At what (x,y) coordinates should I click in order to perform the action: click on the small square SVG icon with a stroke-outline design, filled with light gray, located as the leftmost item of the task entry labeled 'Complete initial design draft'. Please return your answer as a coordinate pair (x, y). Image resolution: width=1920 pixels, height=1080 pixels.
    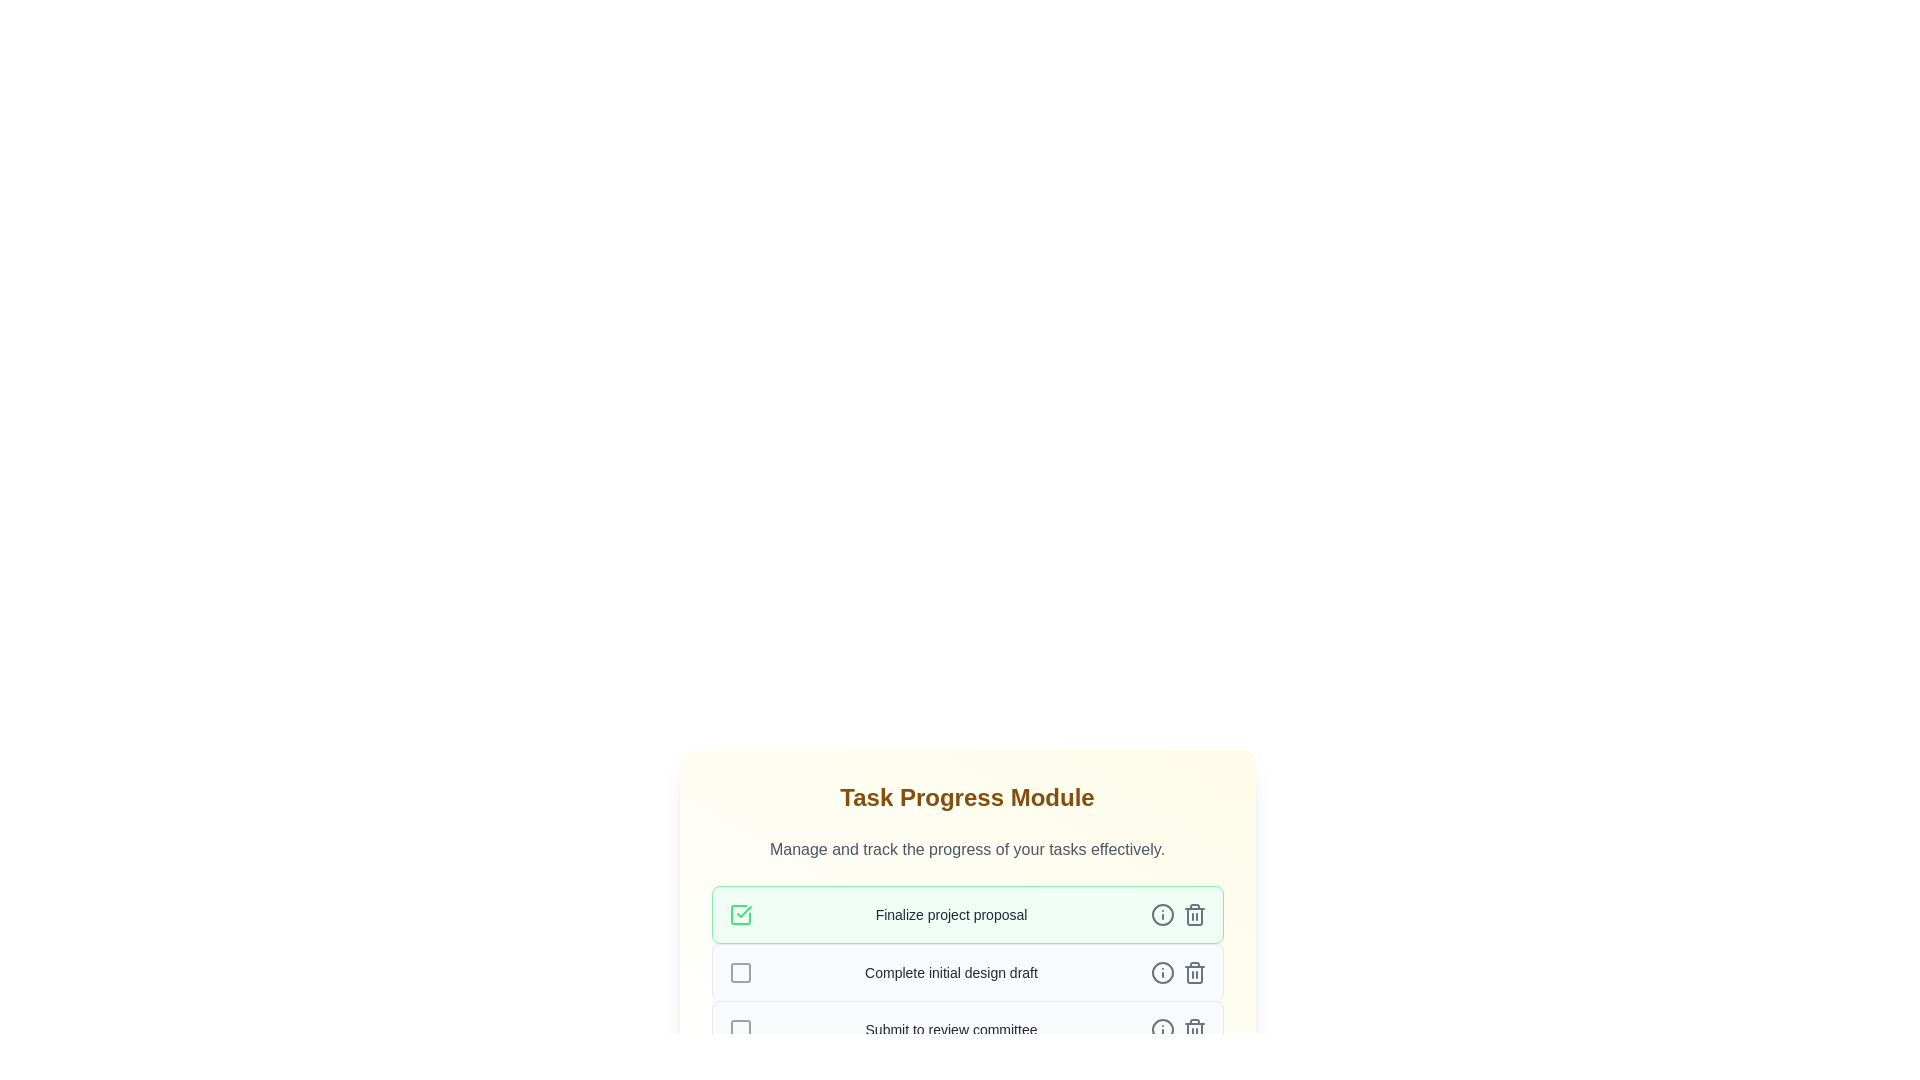
    Looking at the image, I should click on (739, 971).